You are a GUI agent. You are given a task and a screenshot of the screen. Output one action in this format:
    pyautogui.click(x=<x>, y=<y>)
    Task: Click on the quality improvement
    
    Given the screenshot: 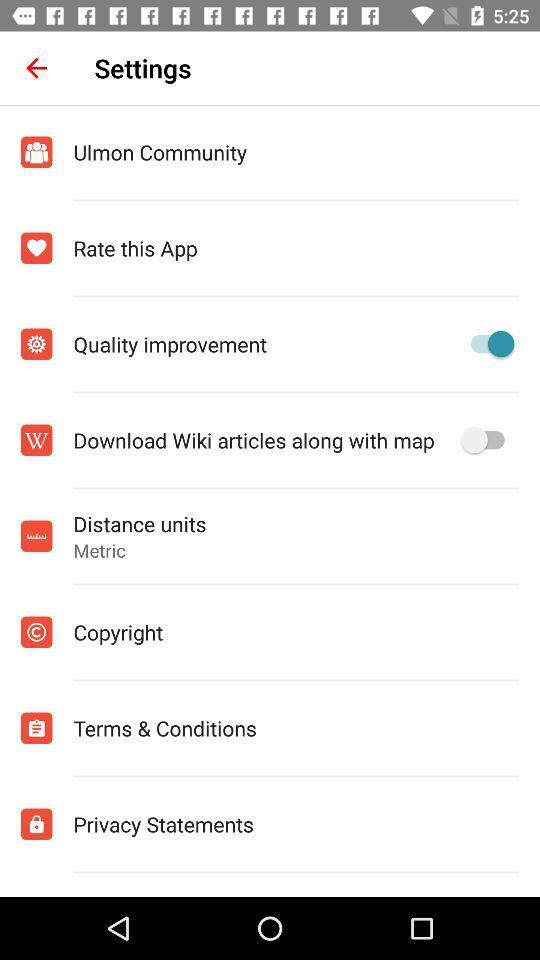 What is the action you would take?
    pyautogui.click(x=486, y=344)
    